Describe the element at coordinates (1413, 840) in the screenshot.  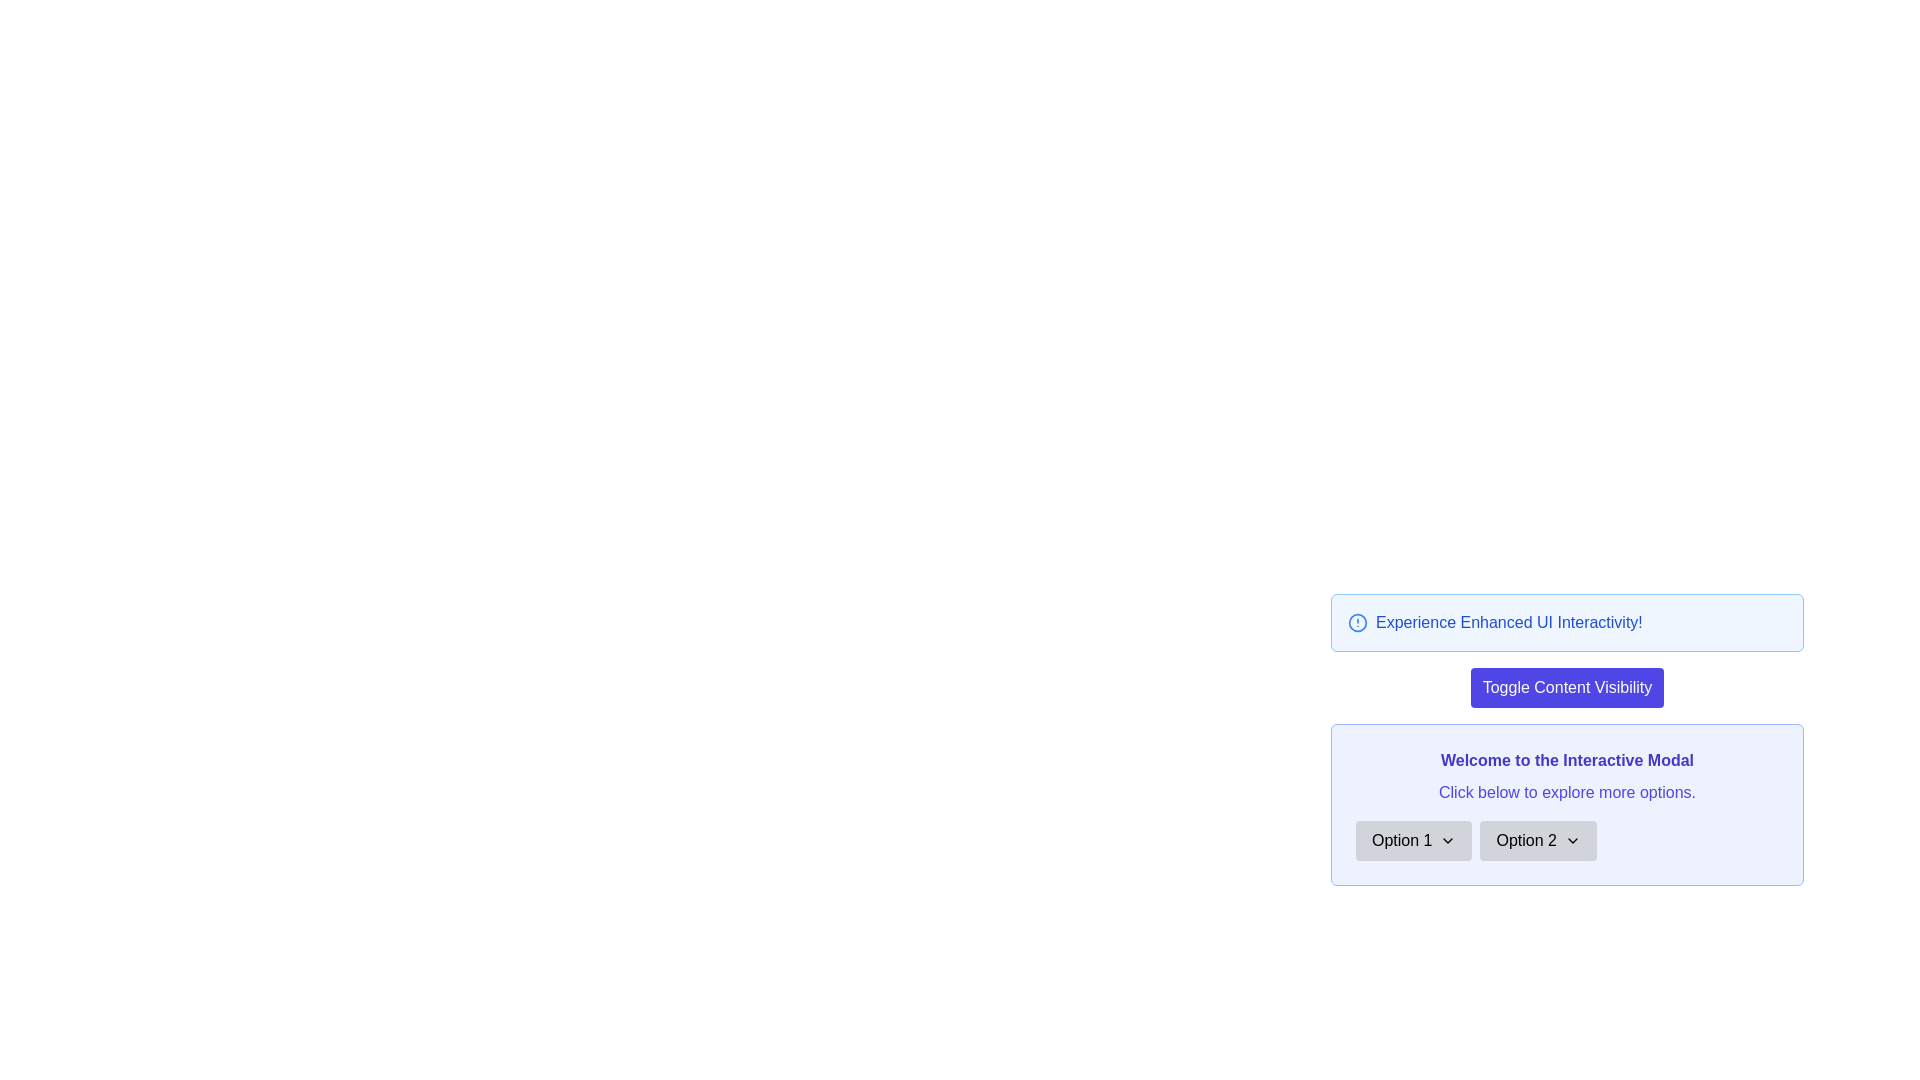
I see `the first dropdown button located below the headline 'Welcome to the Interactive Modal'` at that location.